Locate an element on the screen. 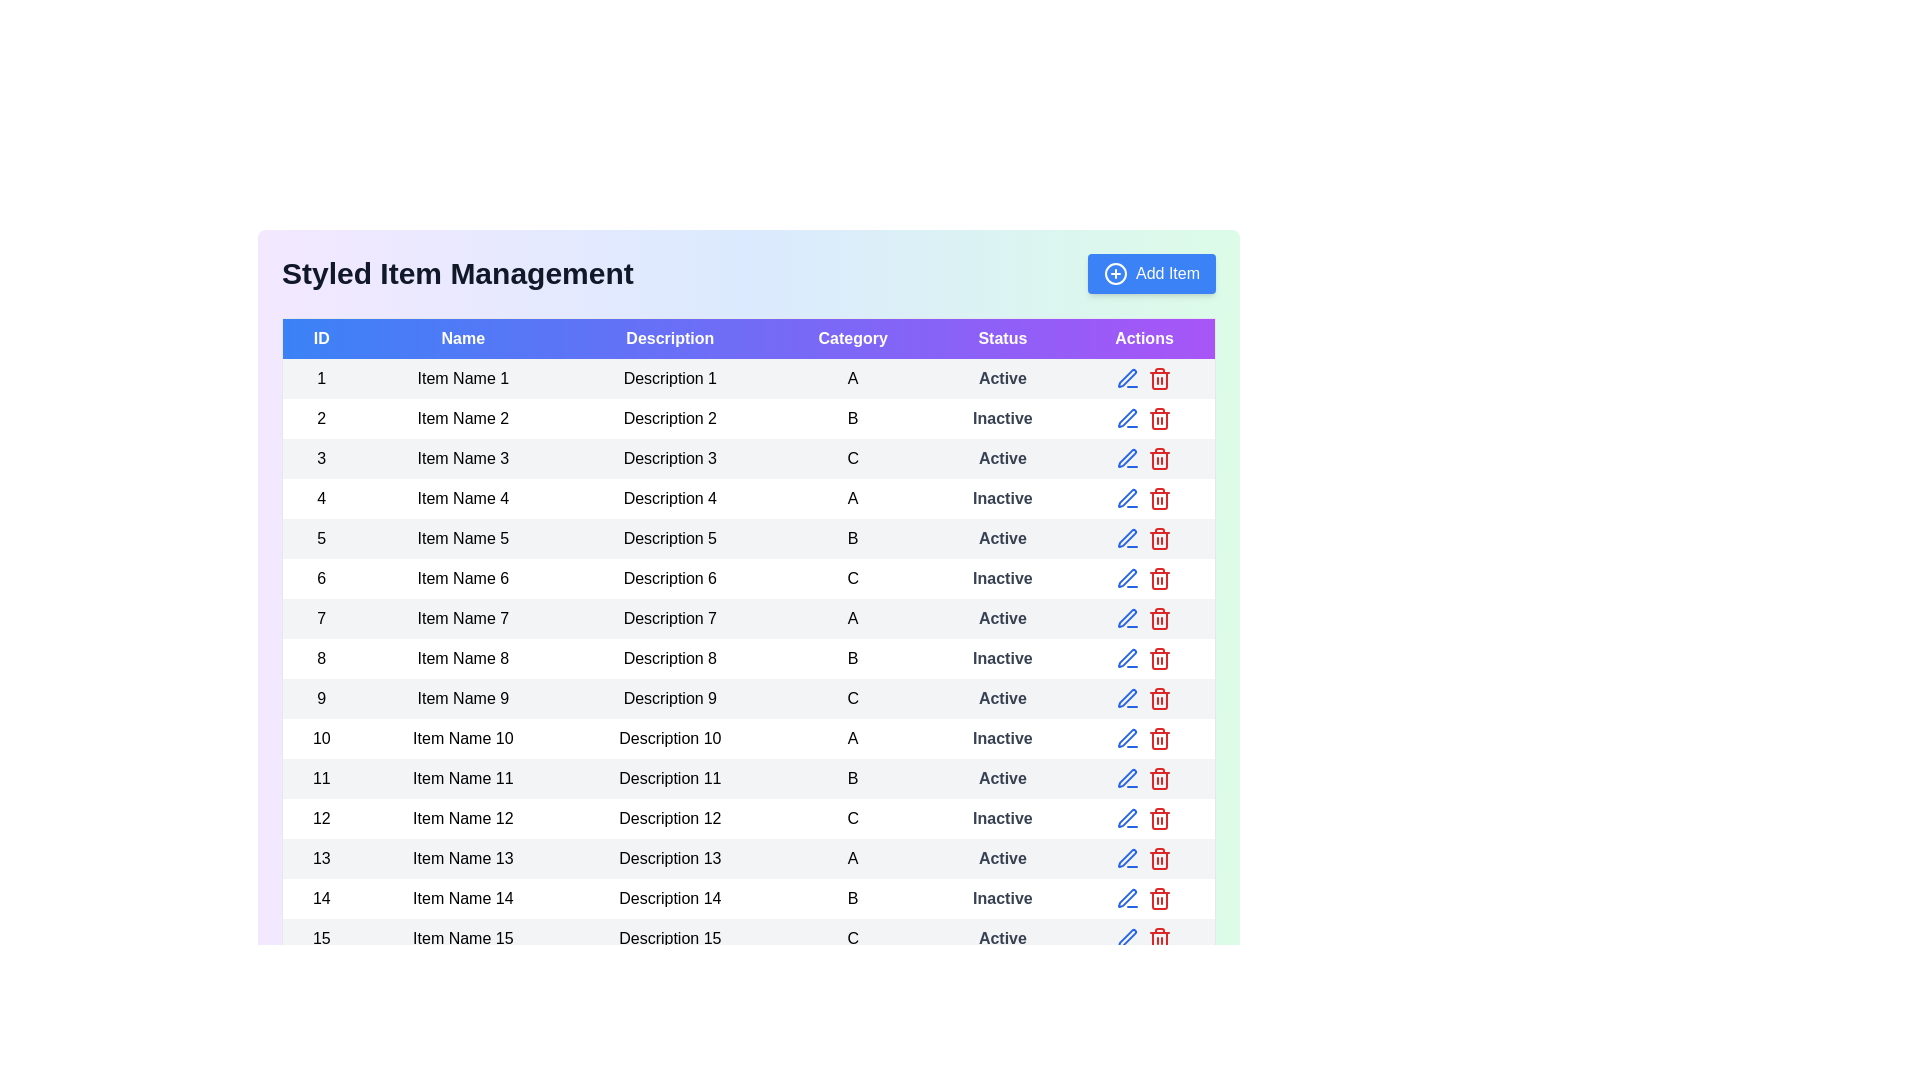  the 'Add Item' button to initiate the process of adding a new item is located at coordinates (1152, 273).